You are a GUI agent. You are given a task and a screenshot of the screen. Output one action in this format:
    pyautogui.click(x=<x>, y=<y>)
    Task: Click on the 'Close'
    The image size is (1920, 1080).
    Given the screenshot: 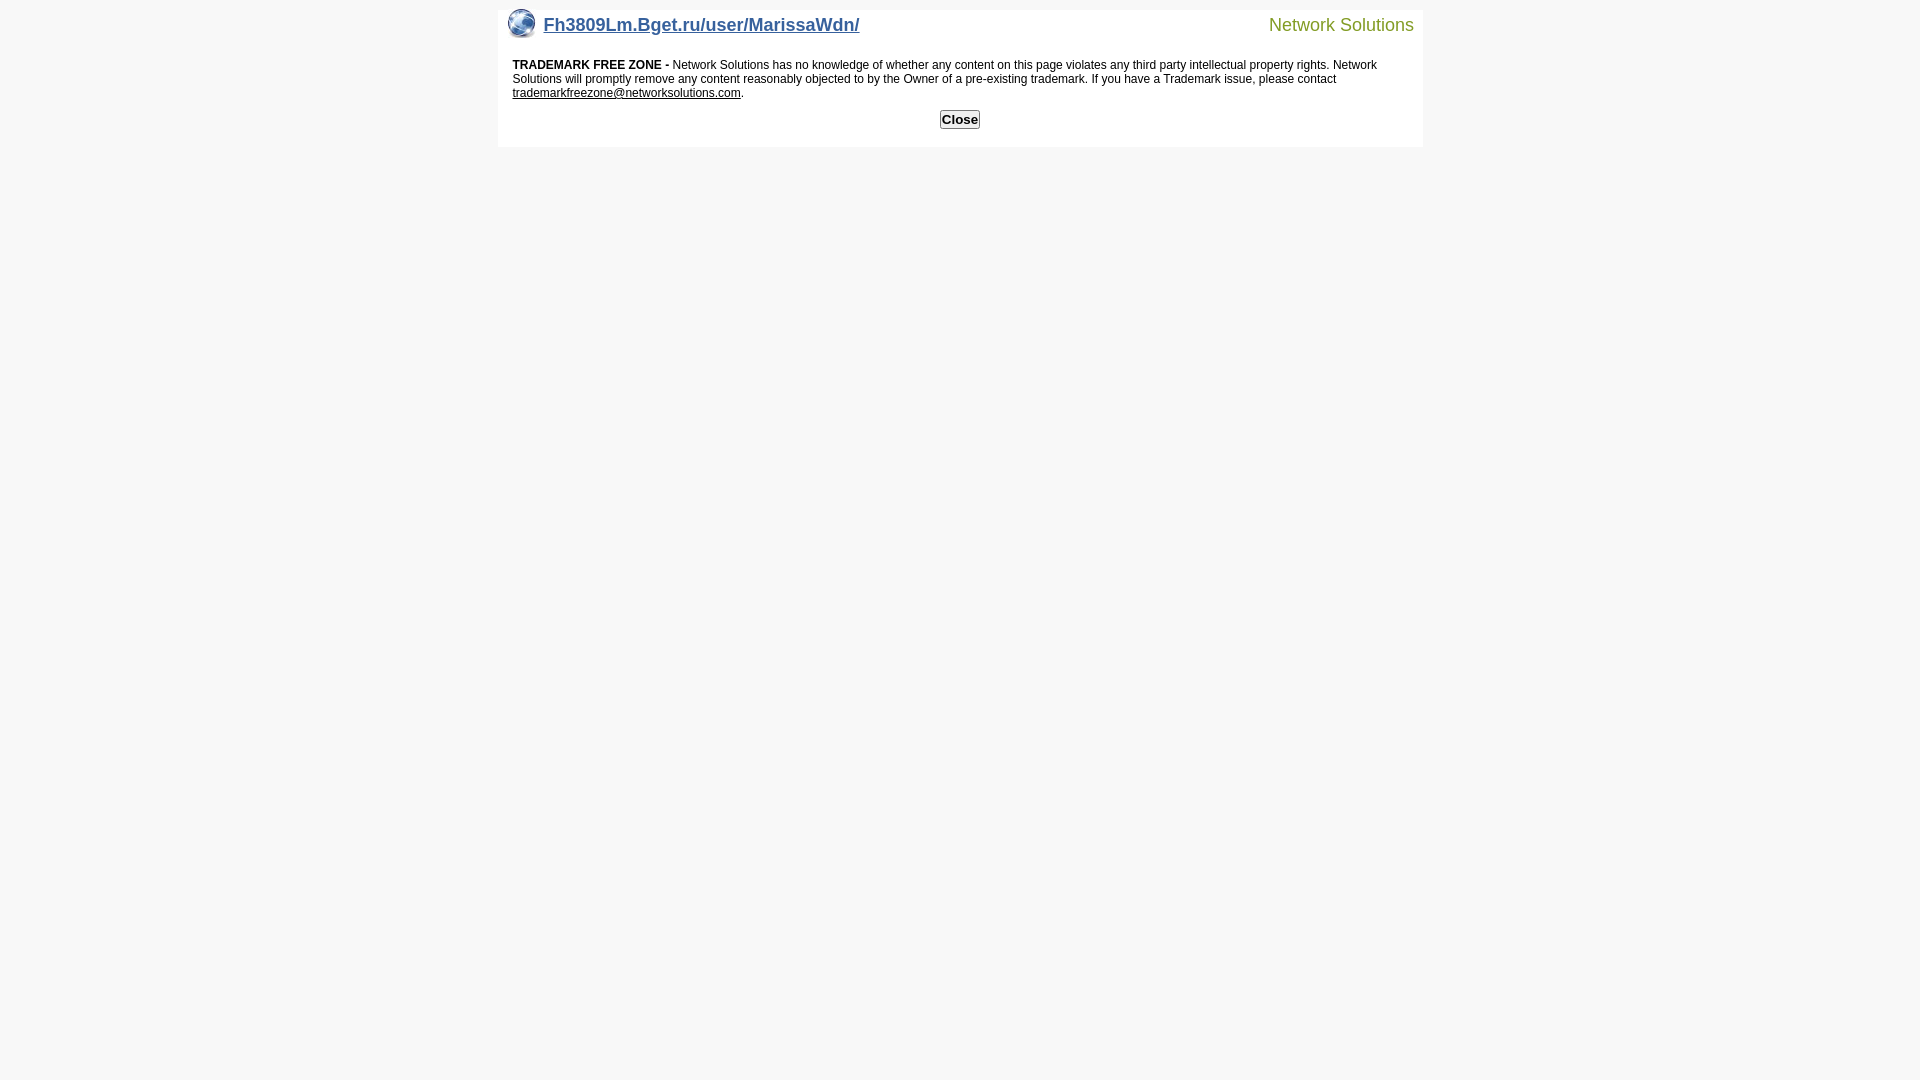 What is the action you would take?
    pyautogui.click(x=939, y=119)
    